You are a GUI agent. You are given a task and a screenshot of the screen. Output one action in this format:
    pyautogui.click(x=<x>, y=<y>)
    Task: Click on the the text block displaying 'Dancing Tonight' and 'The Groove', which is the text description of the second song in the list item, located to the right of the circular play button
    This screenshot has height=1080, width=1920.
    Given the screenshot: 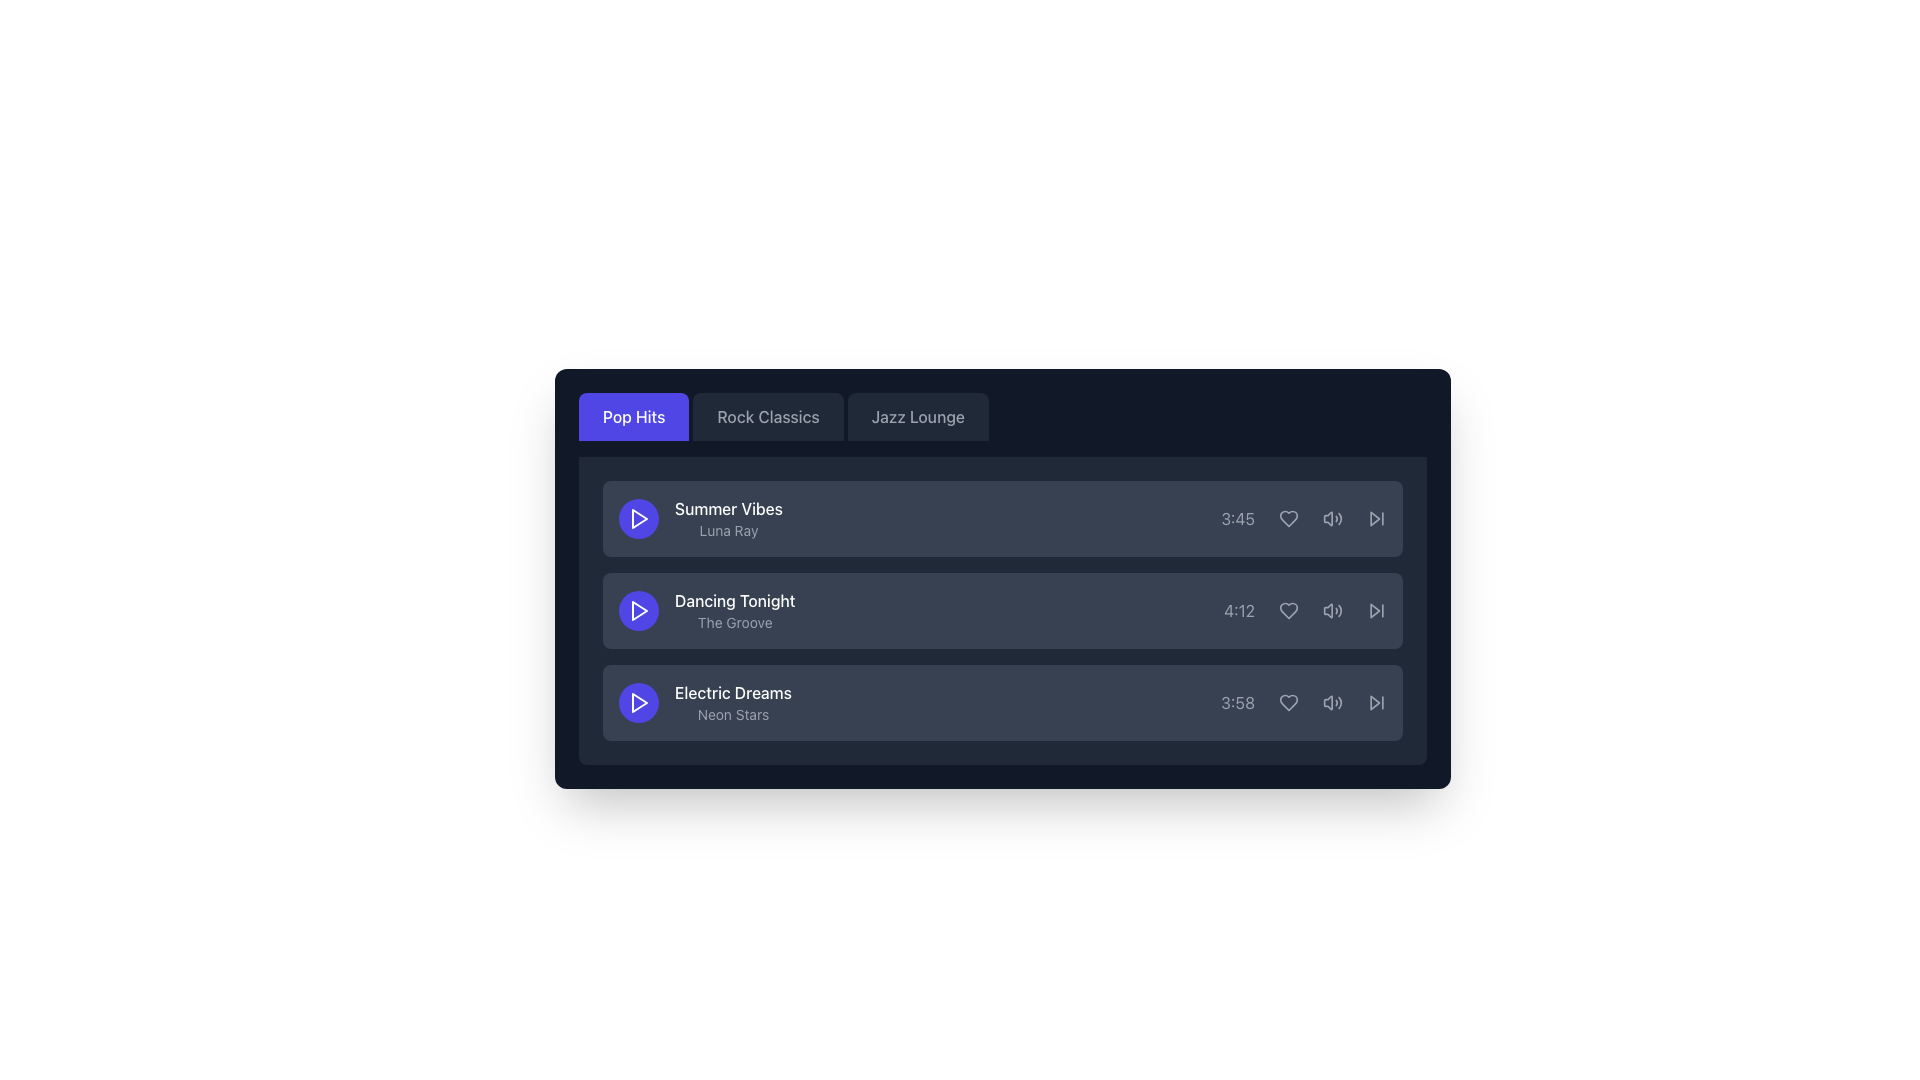 What is the action you would take?
    pyautogui.click(x=734, y=609)
    